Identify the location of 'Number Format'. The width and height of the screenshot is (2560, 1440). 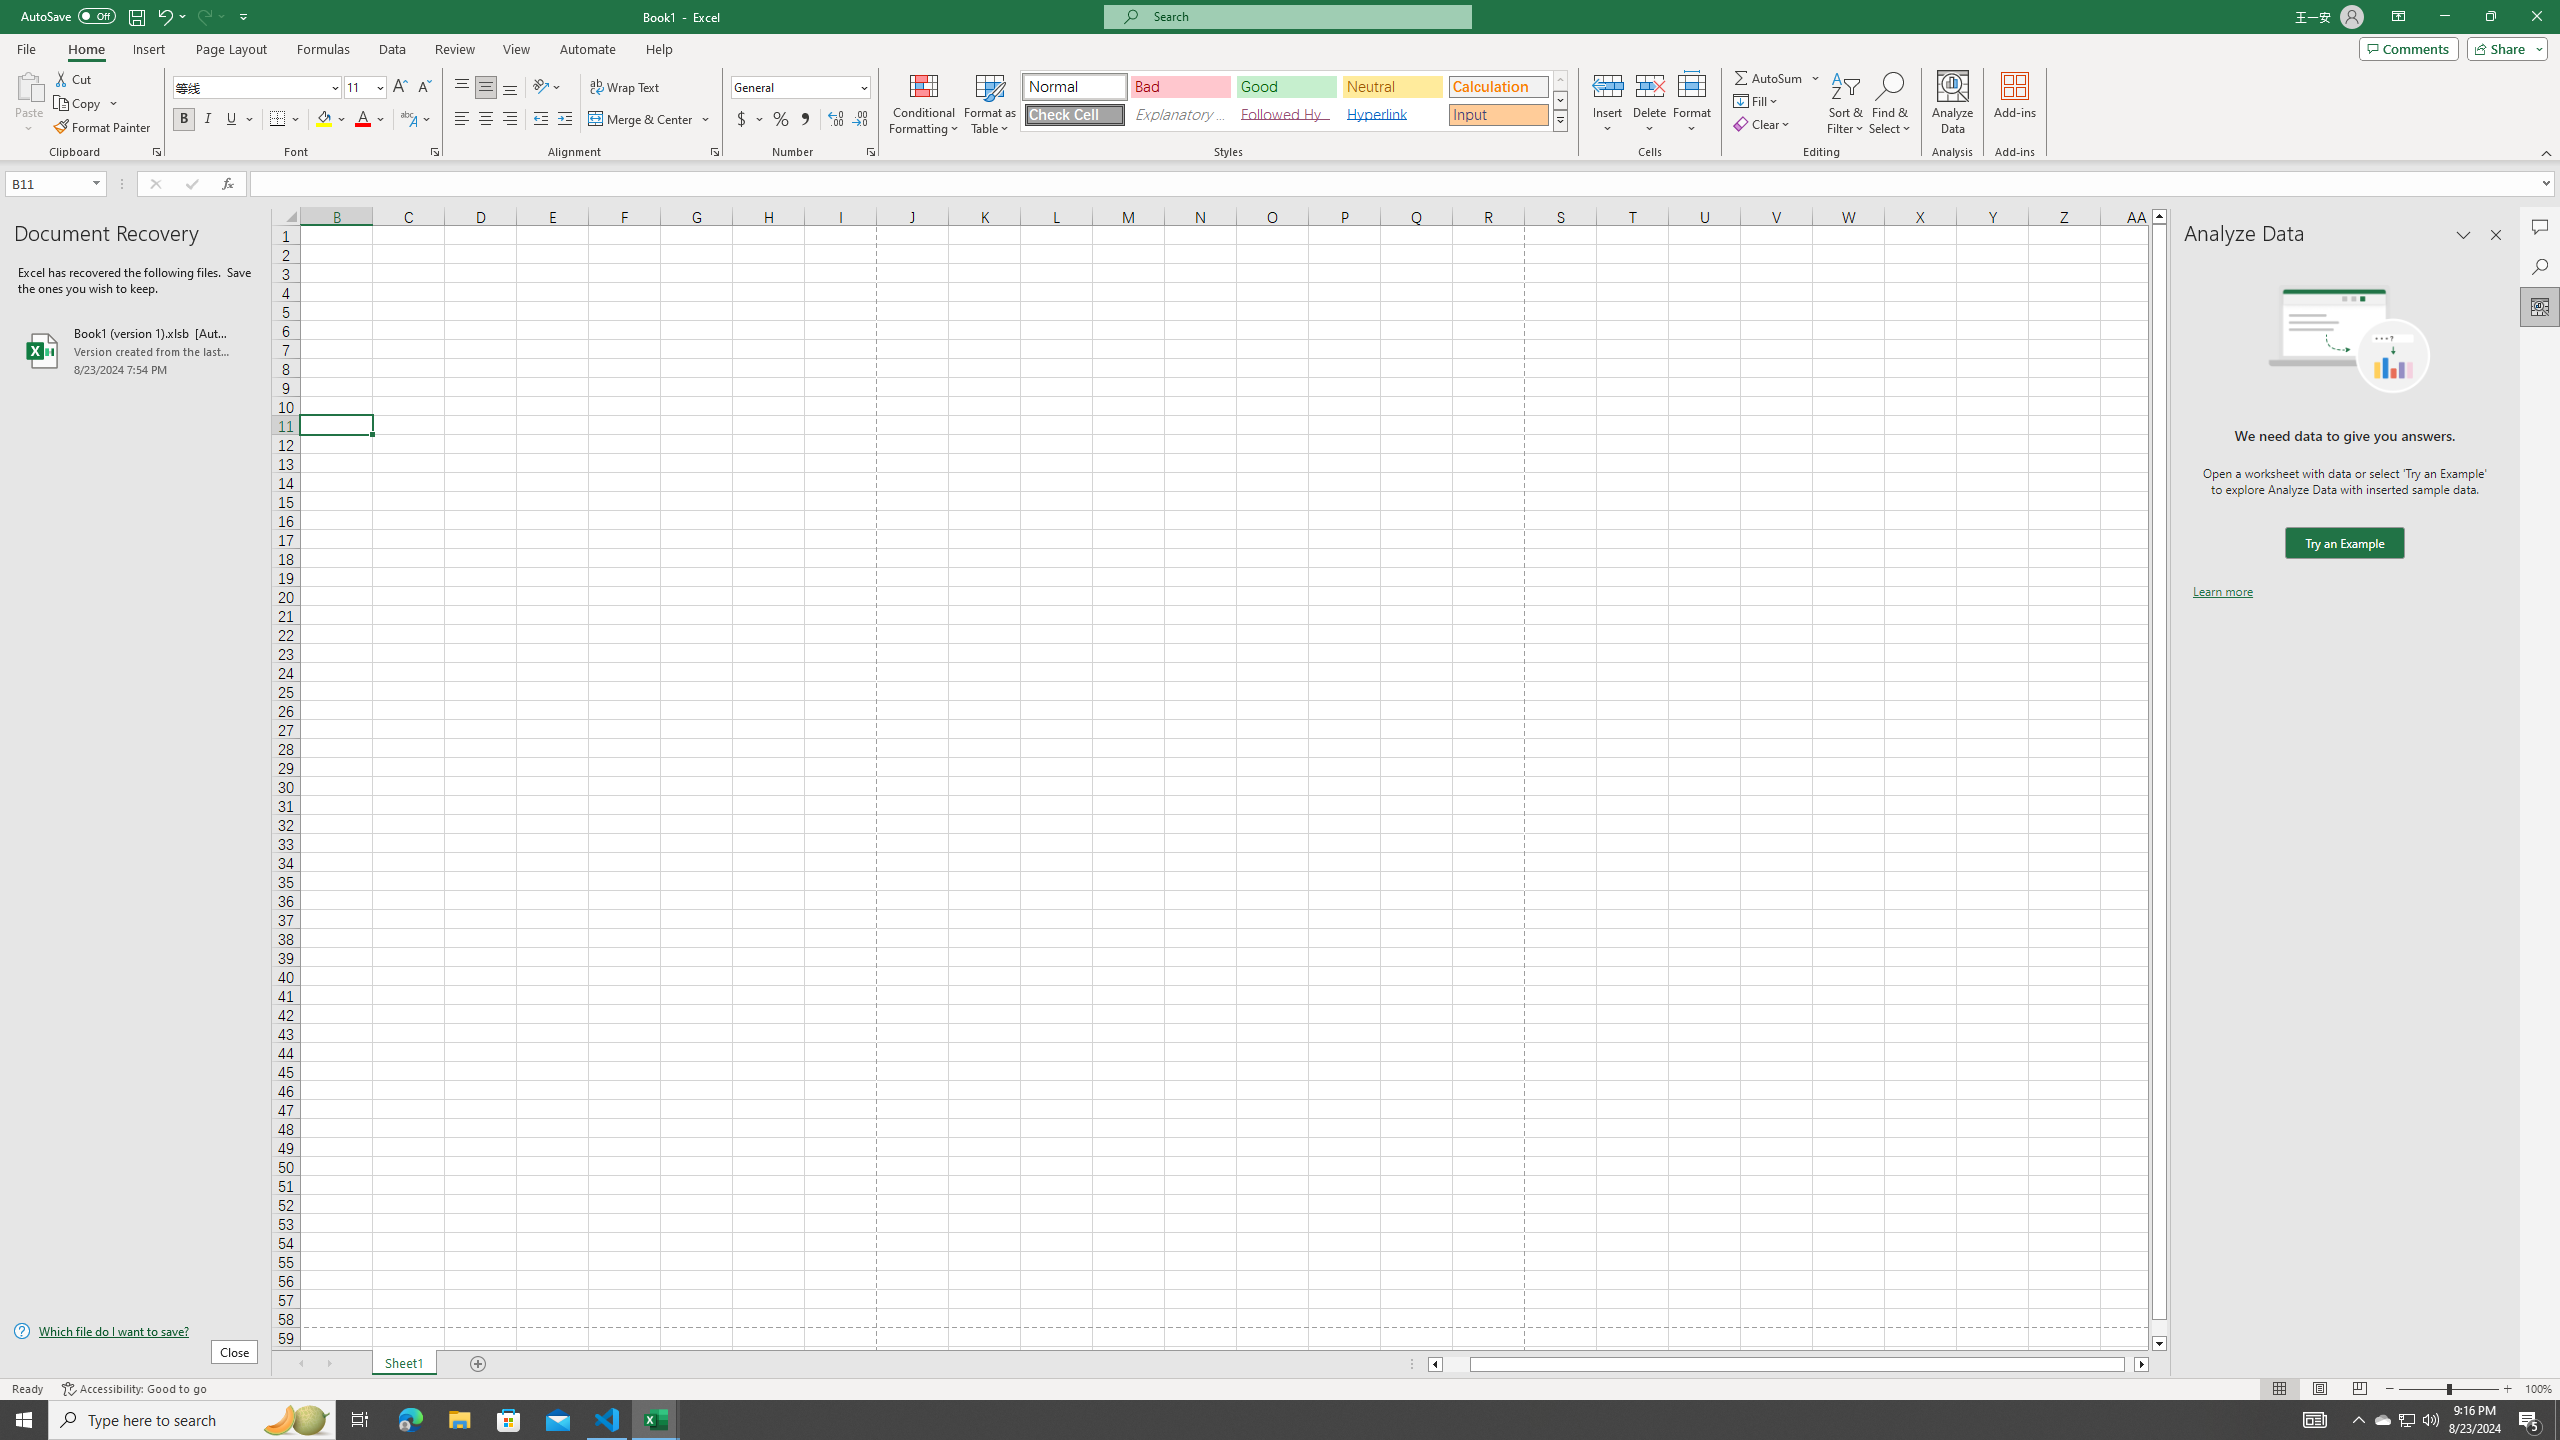
(794, 87).